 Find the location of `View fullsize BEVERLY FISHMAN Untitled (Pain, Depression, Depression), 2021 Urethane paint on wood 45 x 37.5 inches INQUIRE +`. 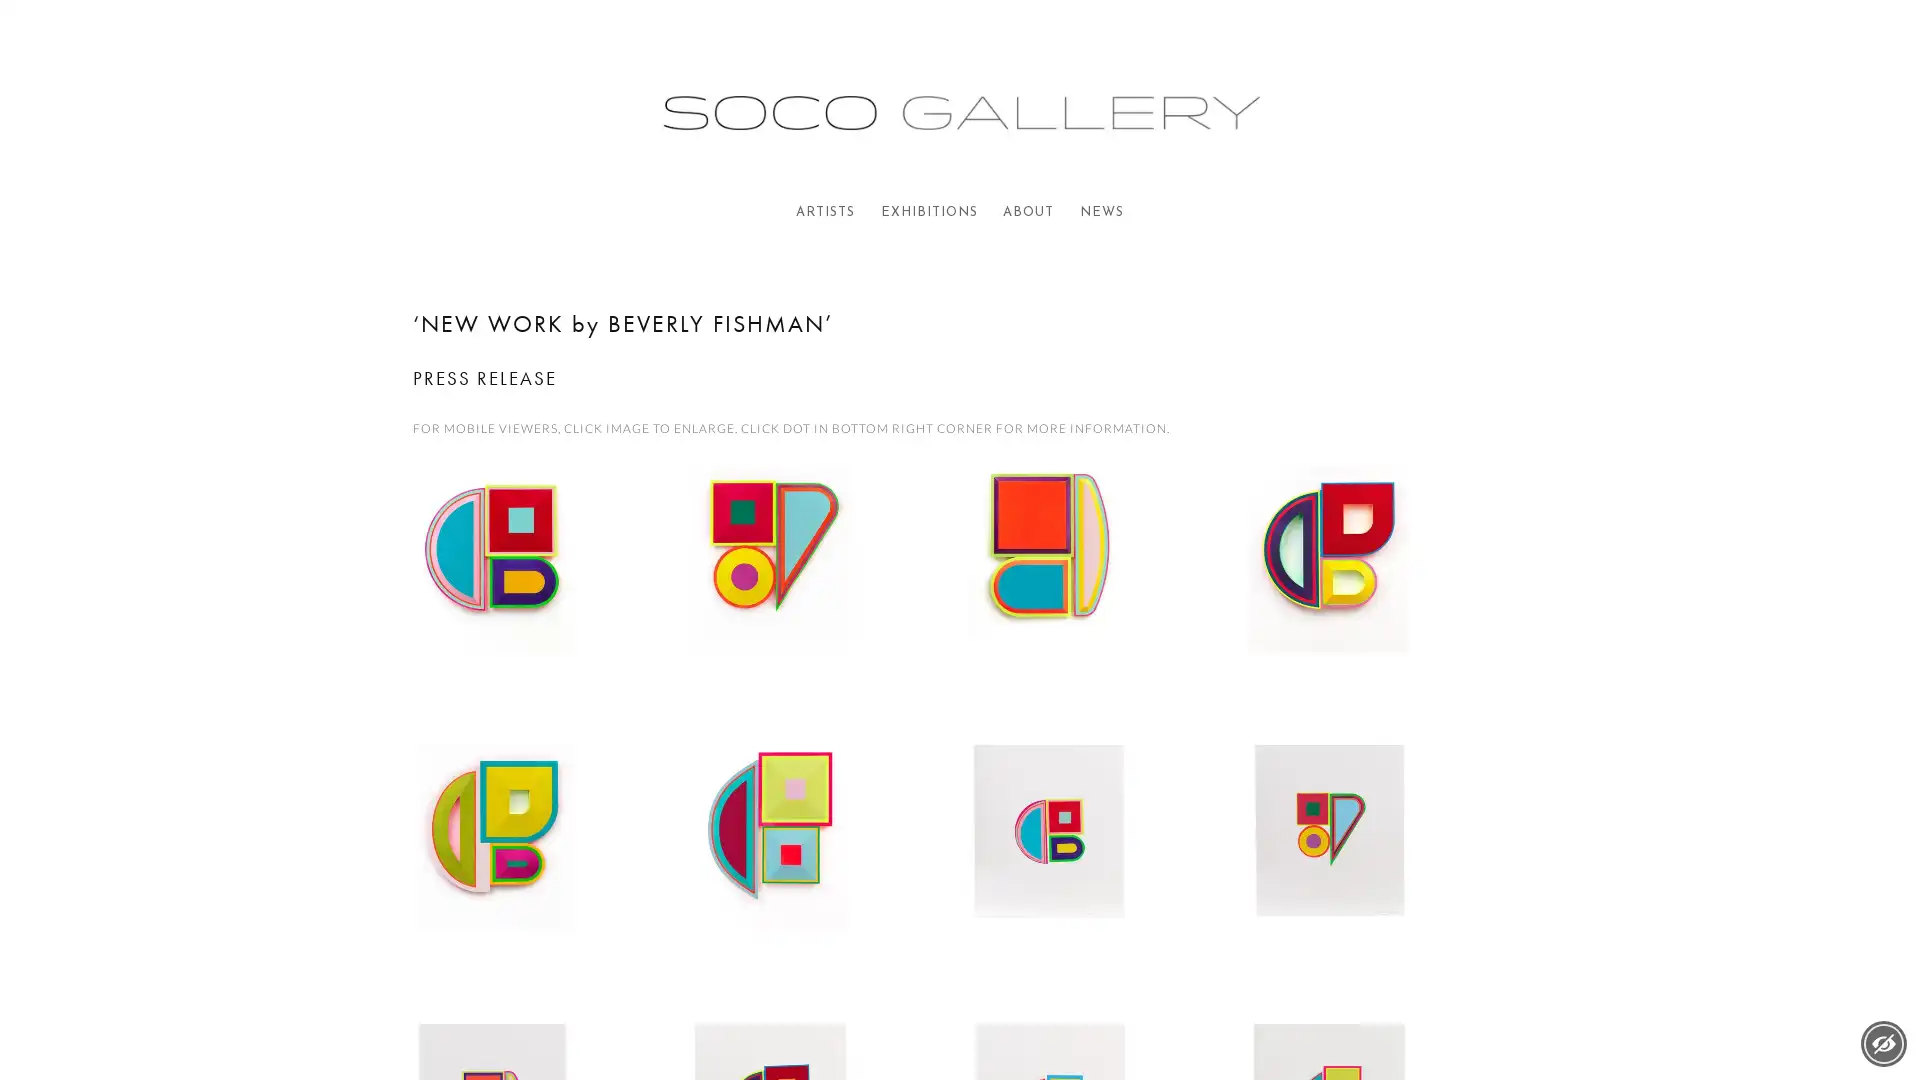

View fullsize BEVERLY FISHMAN Untitled (Pain, Depression, Depression), 2021 Urethane paint on wood 45 x 37.5 inches INQUIRE + is located at coordinates (820, 872).